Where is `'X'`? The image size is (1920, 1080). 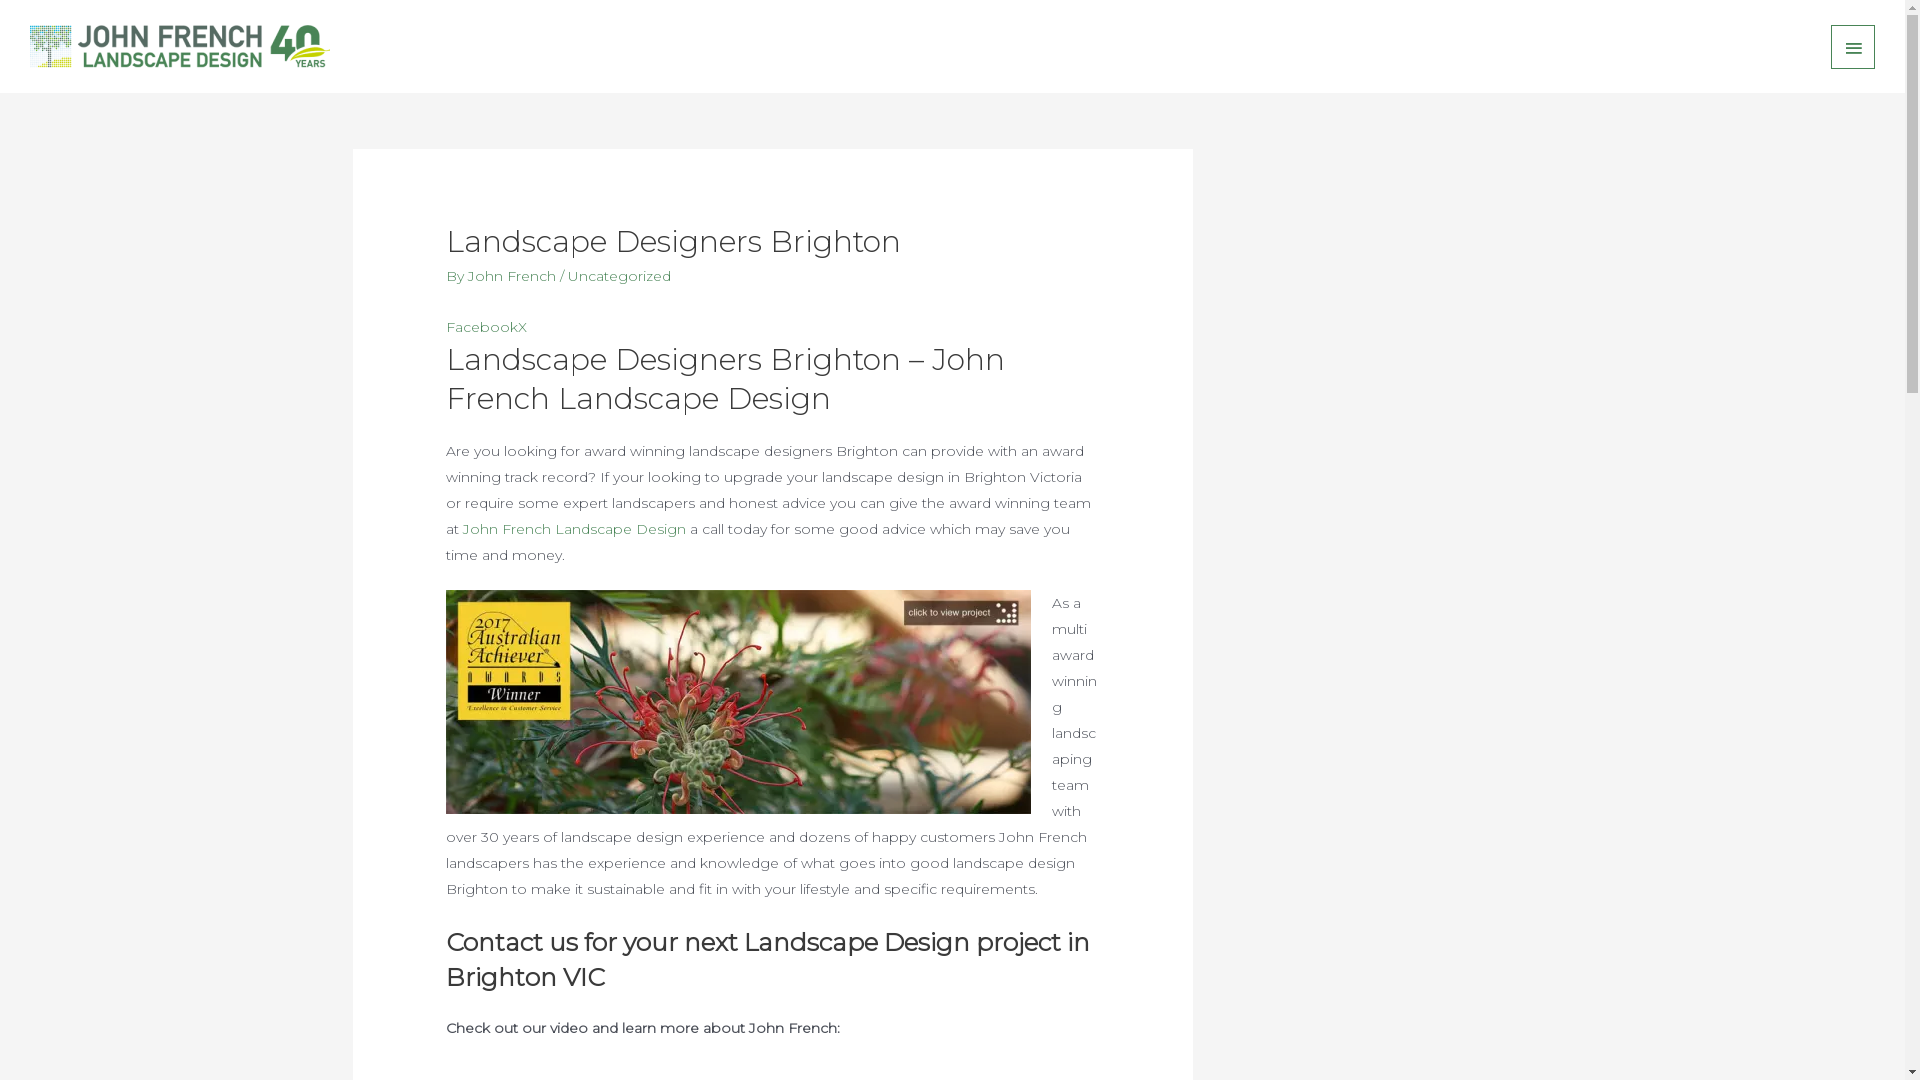 'X' is located at coordinates (522, 326).